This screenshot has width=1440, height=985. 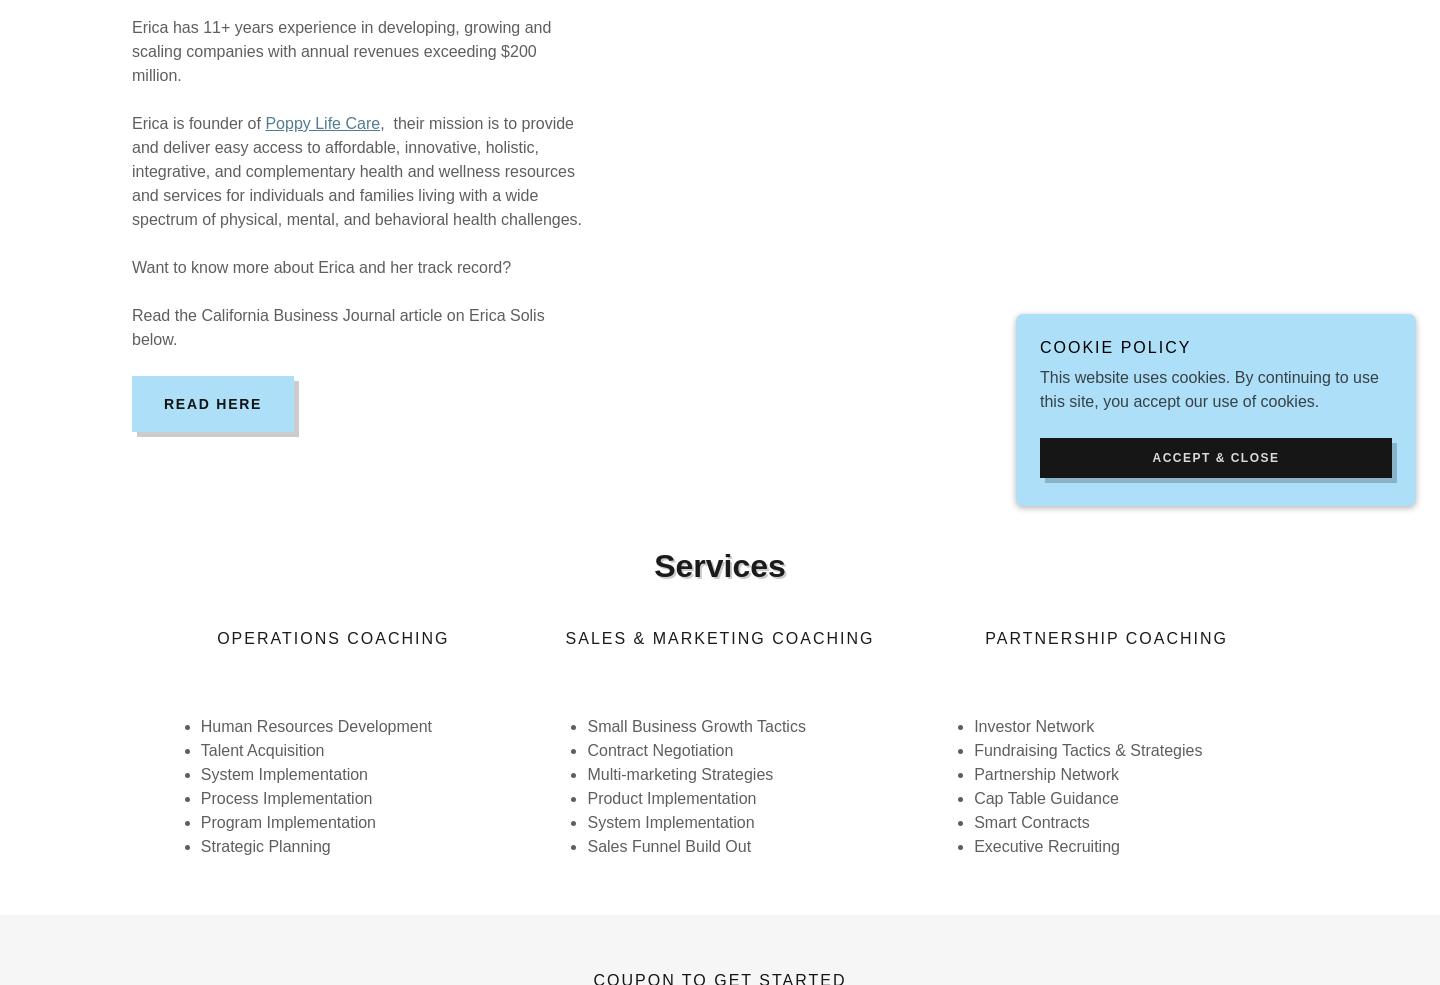 What do you see at coordinates (287, 797) in the screenshot?
I see `'Process Implementation'` at bounding box center [287, 797].